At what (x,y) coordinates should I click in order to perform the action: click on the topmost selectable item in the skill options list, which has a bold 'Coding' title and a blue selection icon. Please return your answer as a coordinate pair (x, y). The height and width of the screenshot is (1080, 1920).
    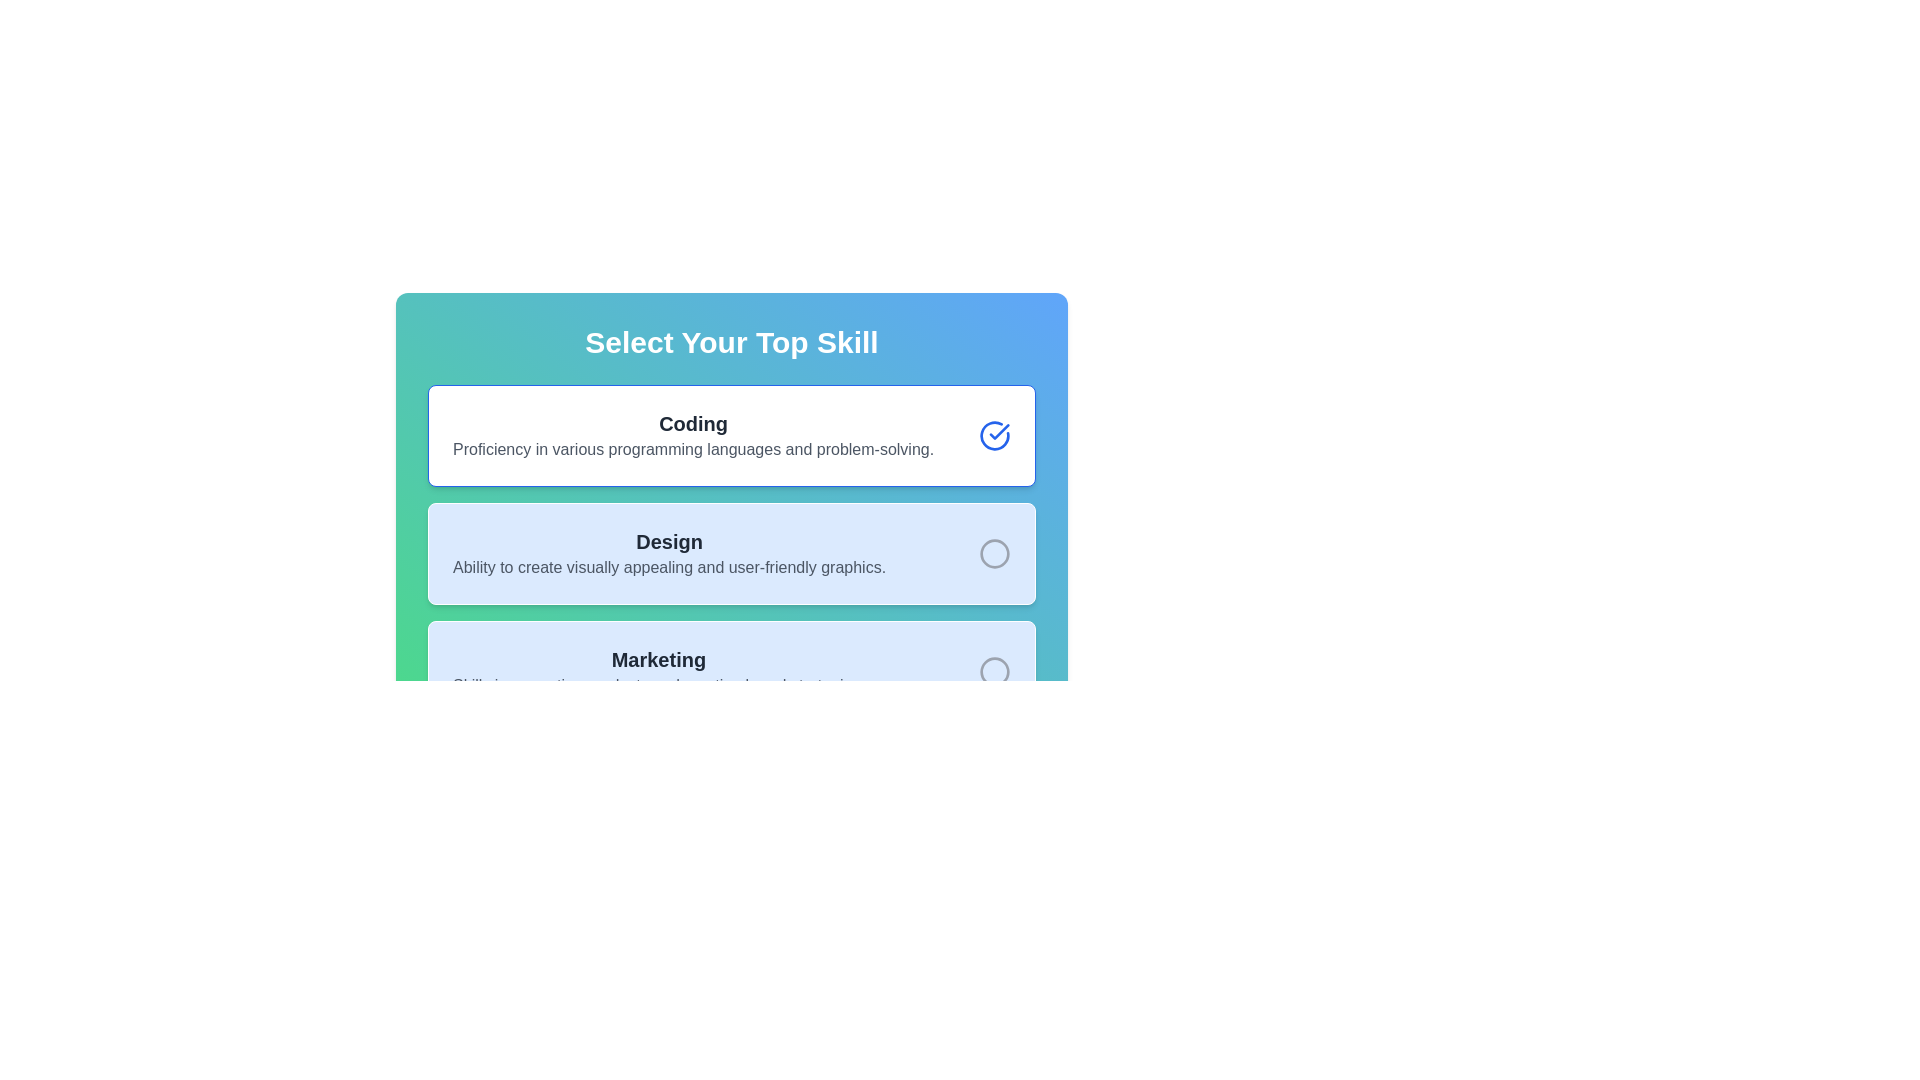
    Looking at the image, I should click on (730, 474).